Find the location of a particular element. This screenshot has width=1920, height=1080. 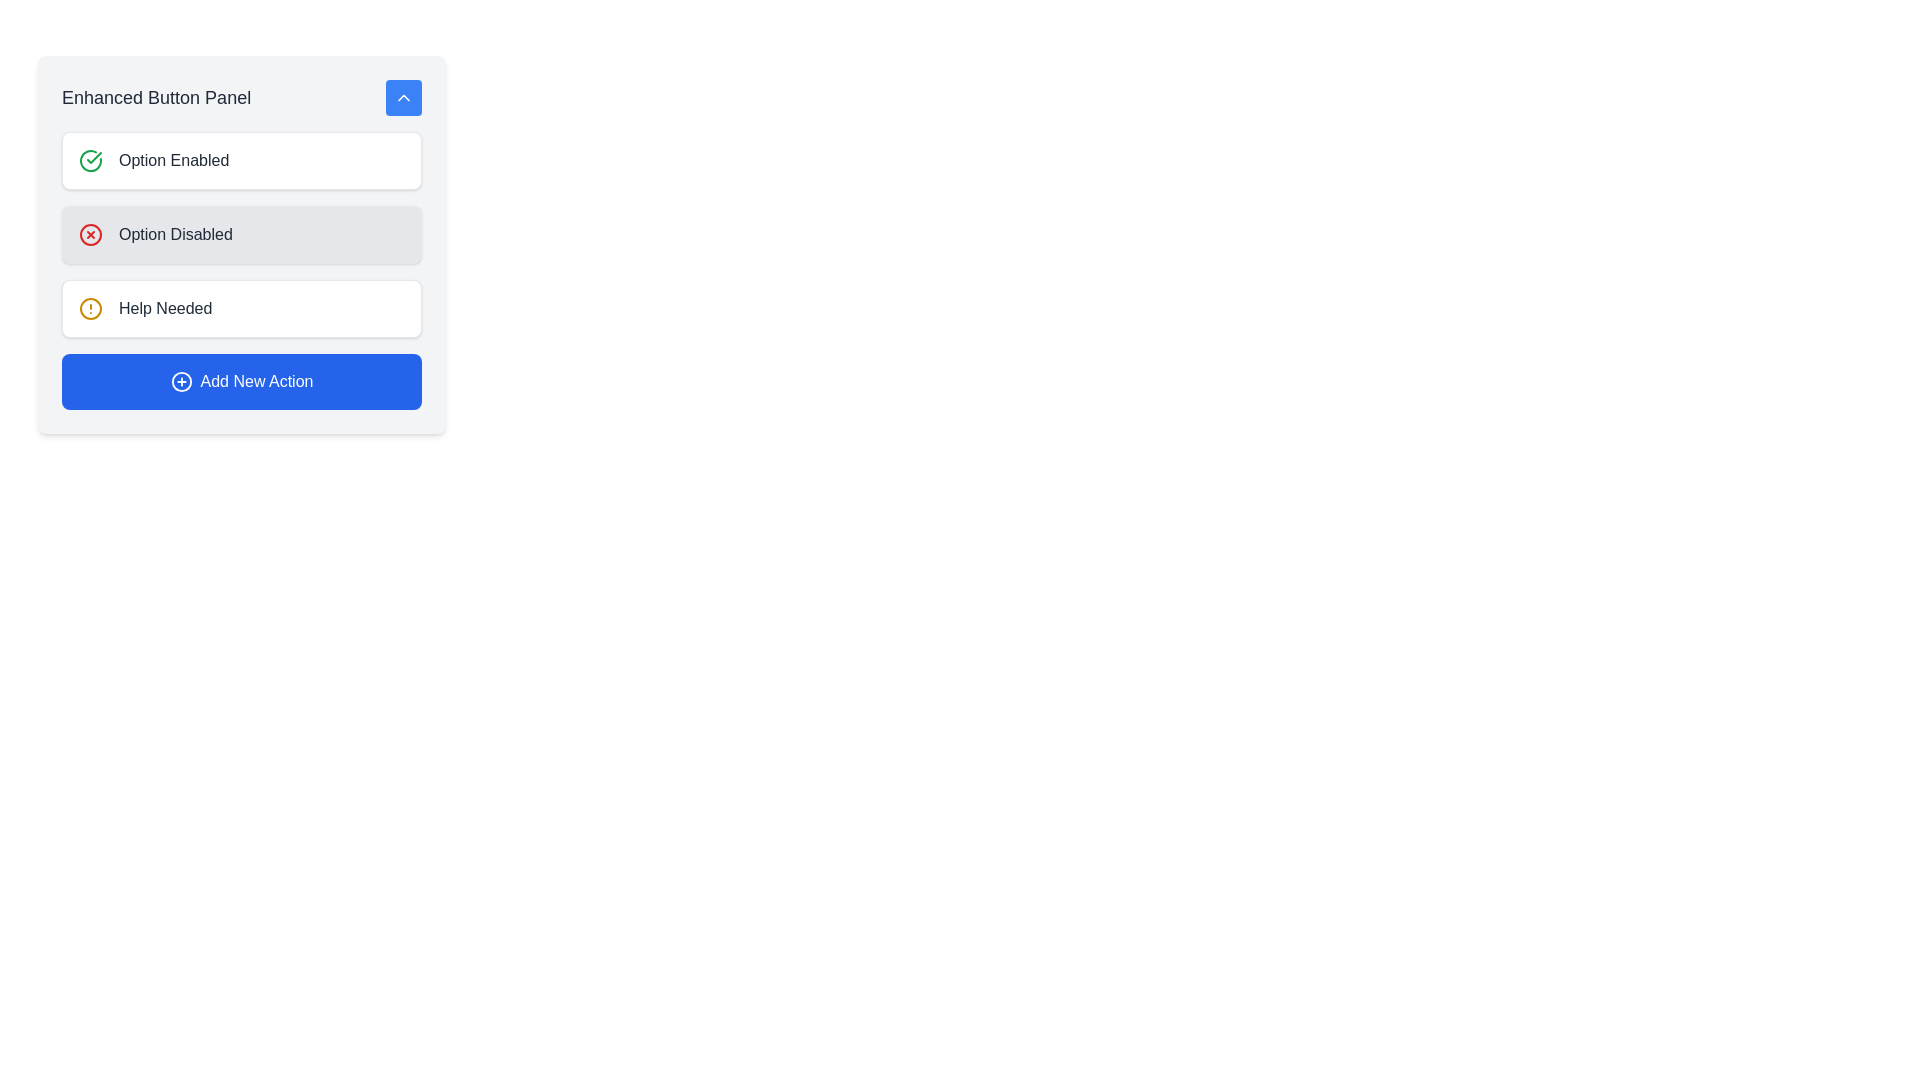

the Decorative icon or status indicator located at the left corner of the 'Help Needed' card, adjacent to the title text is located at coordinates (90, 308).